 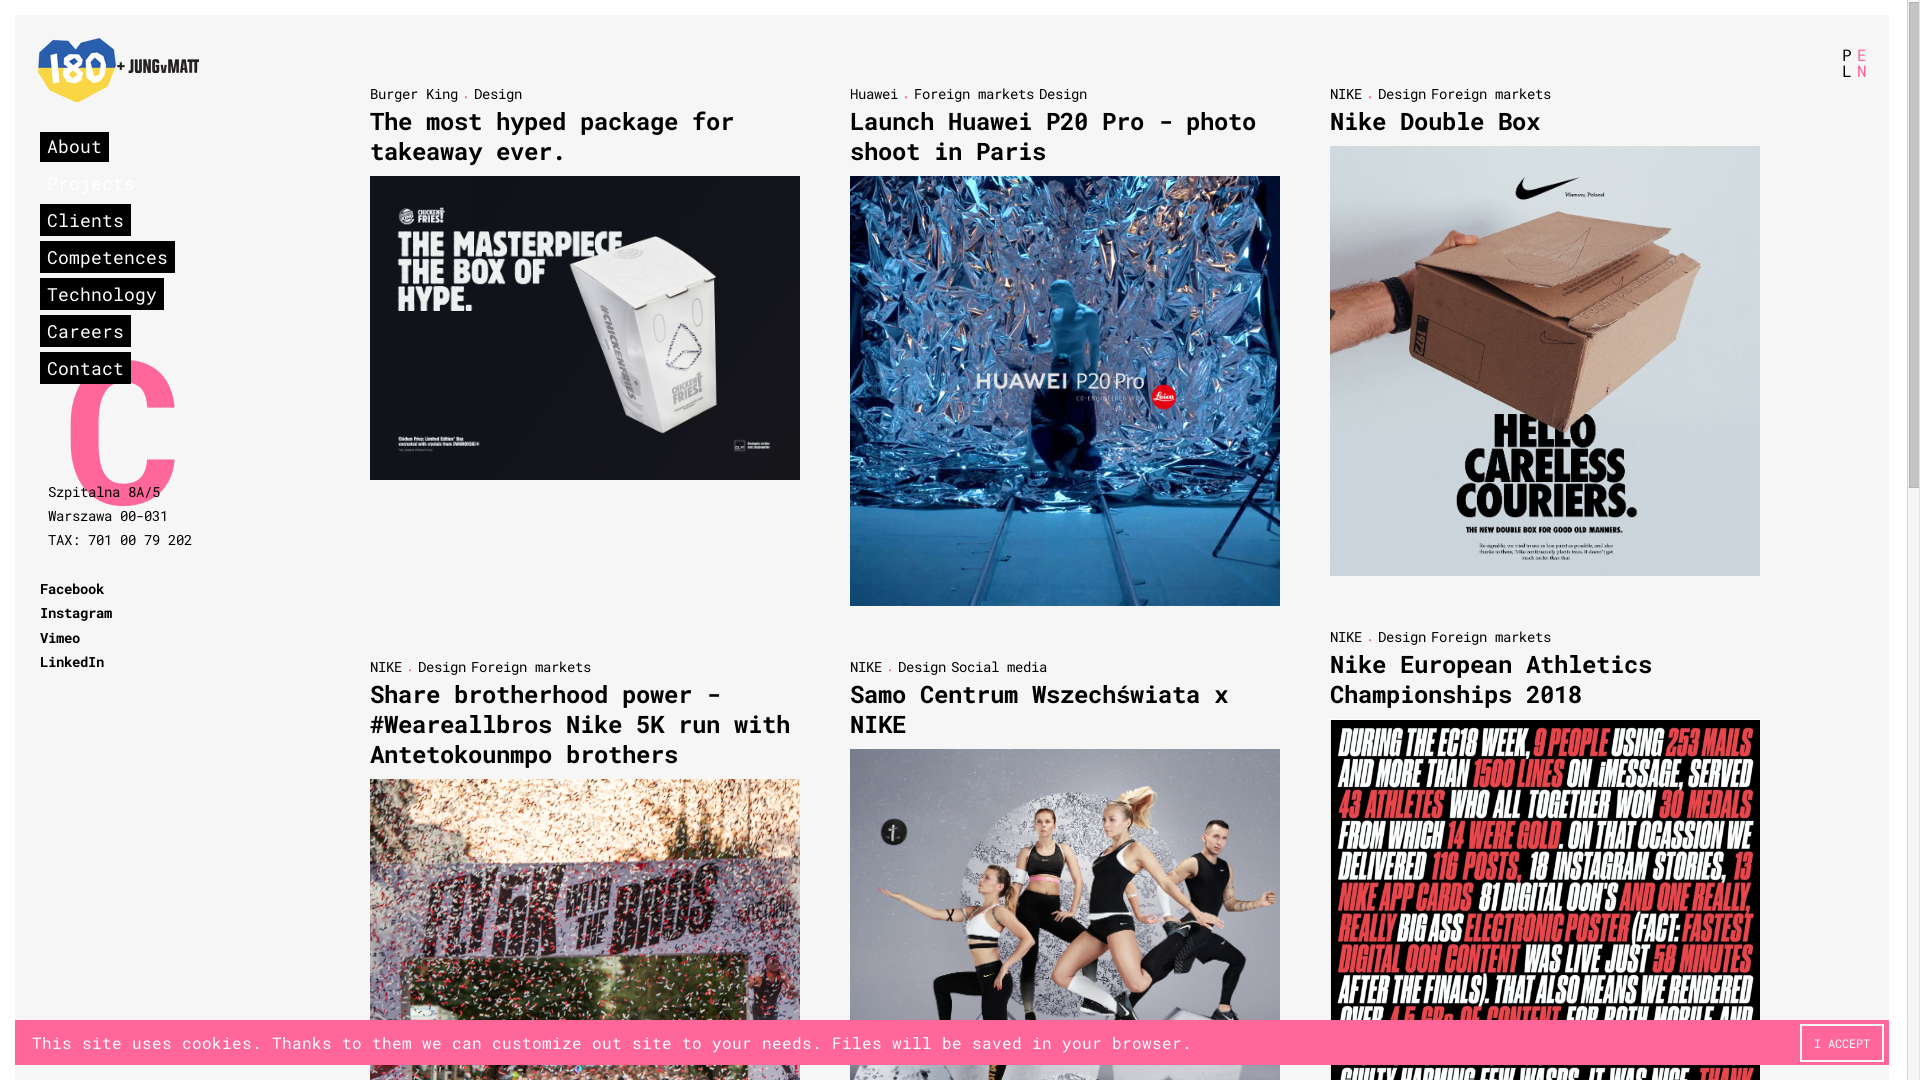 I want to click on 'Instagram', so click(x=76, y=613).